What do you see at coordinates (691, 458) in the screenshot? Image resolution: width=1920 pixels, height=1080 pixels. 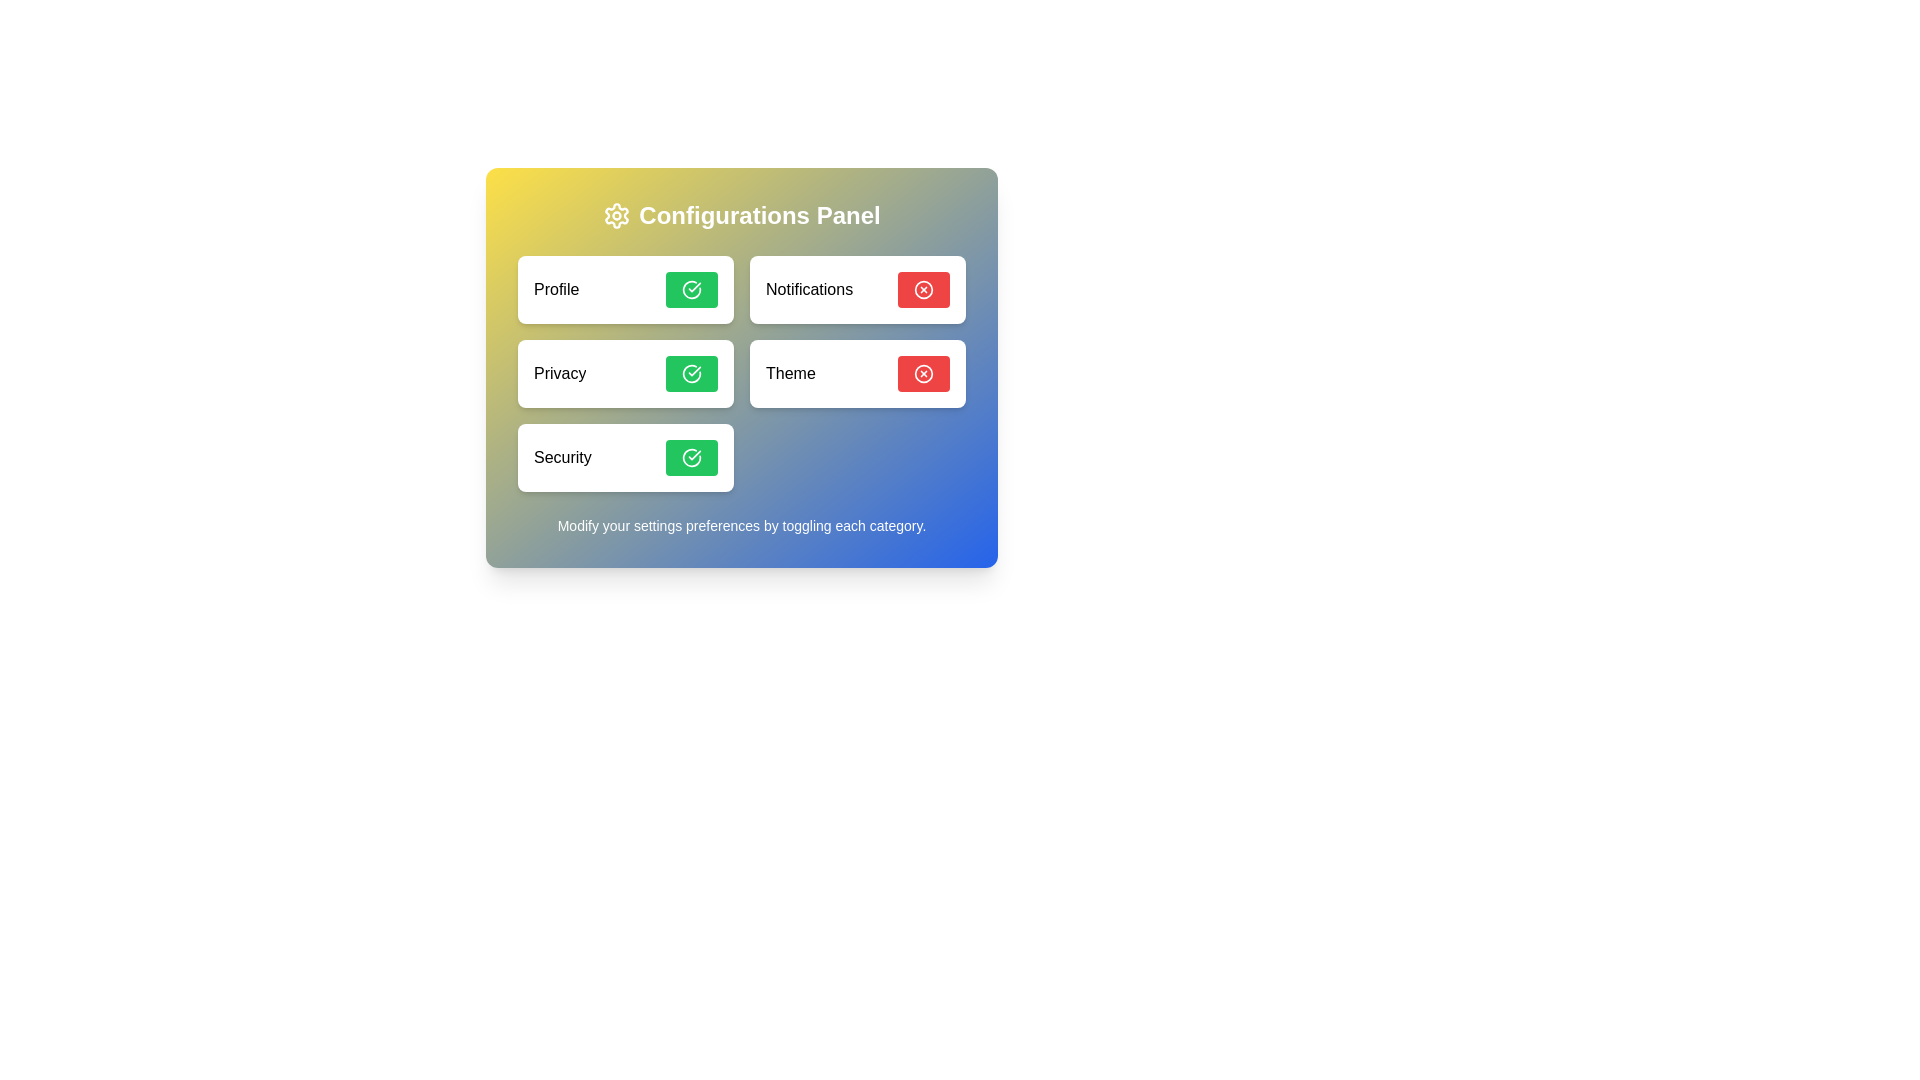 I see `the check mark icon within the 'Security' section, which indicates the activation status of the 'Security' feature` at bounding box center [691, 458].